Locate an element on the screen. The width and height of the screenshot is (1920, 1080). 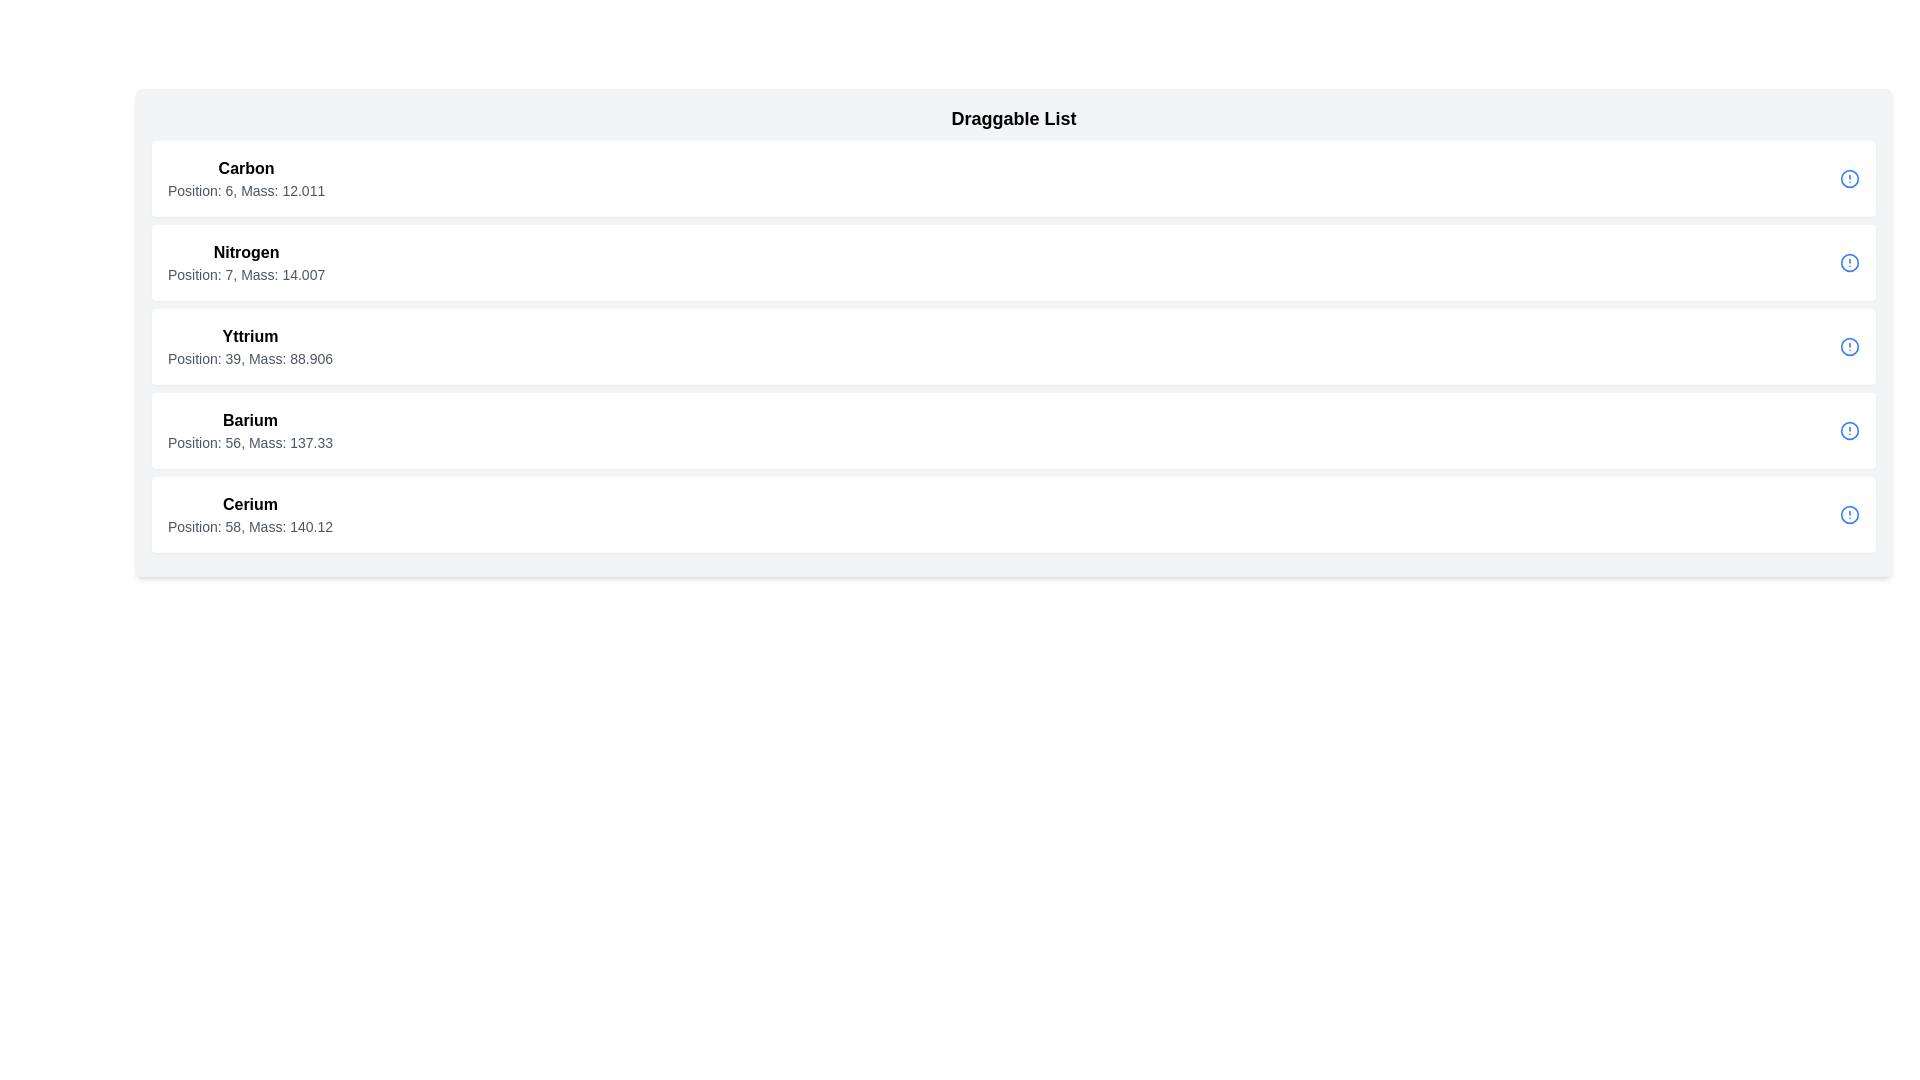
text label identifying 'Barium', which serves as the primary label in the list of chemical elements is located at coordinates (249, 419).